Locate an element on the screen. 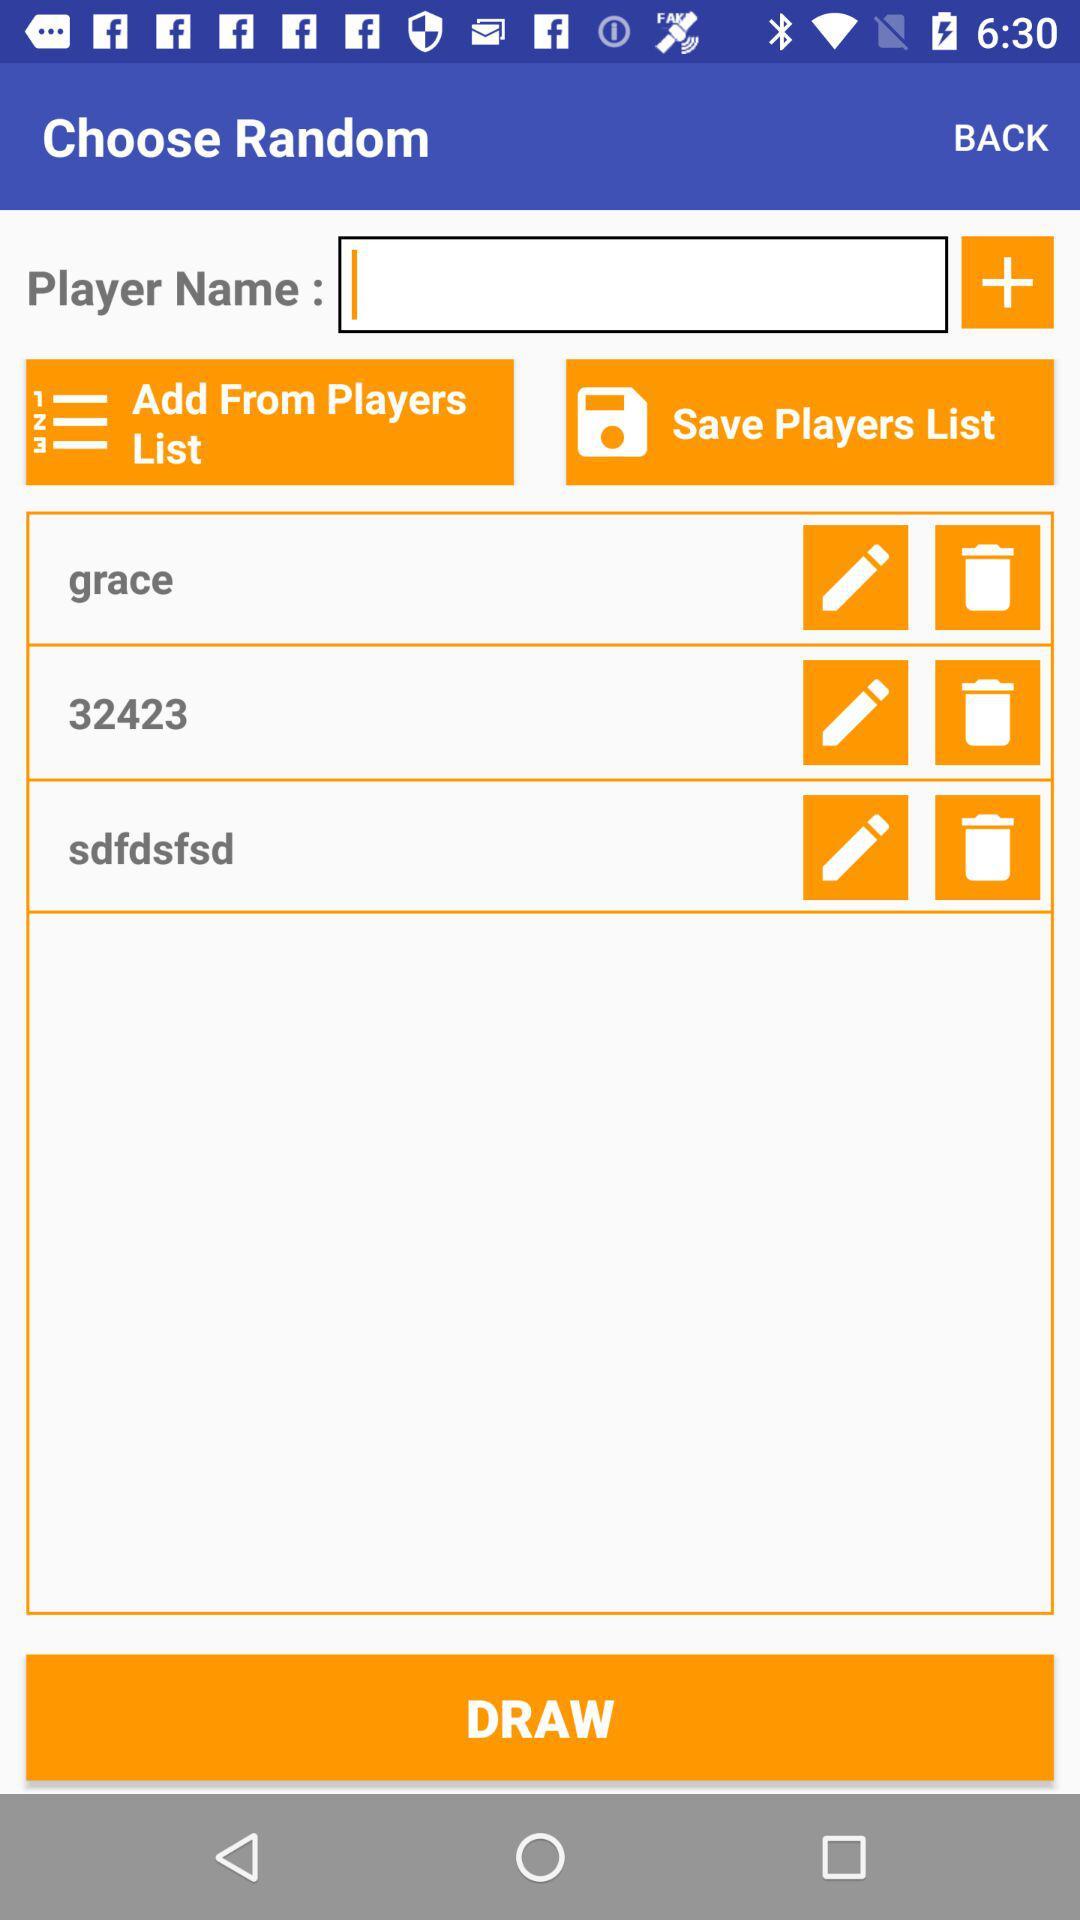  item below back item is located at coordinates (643, 283).